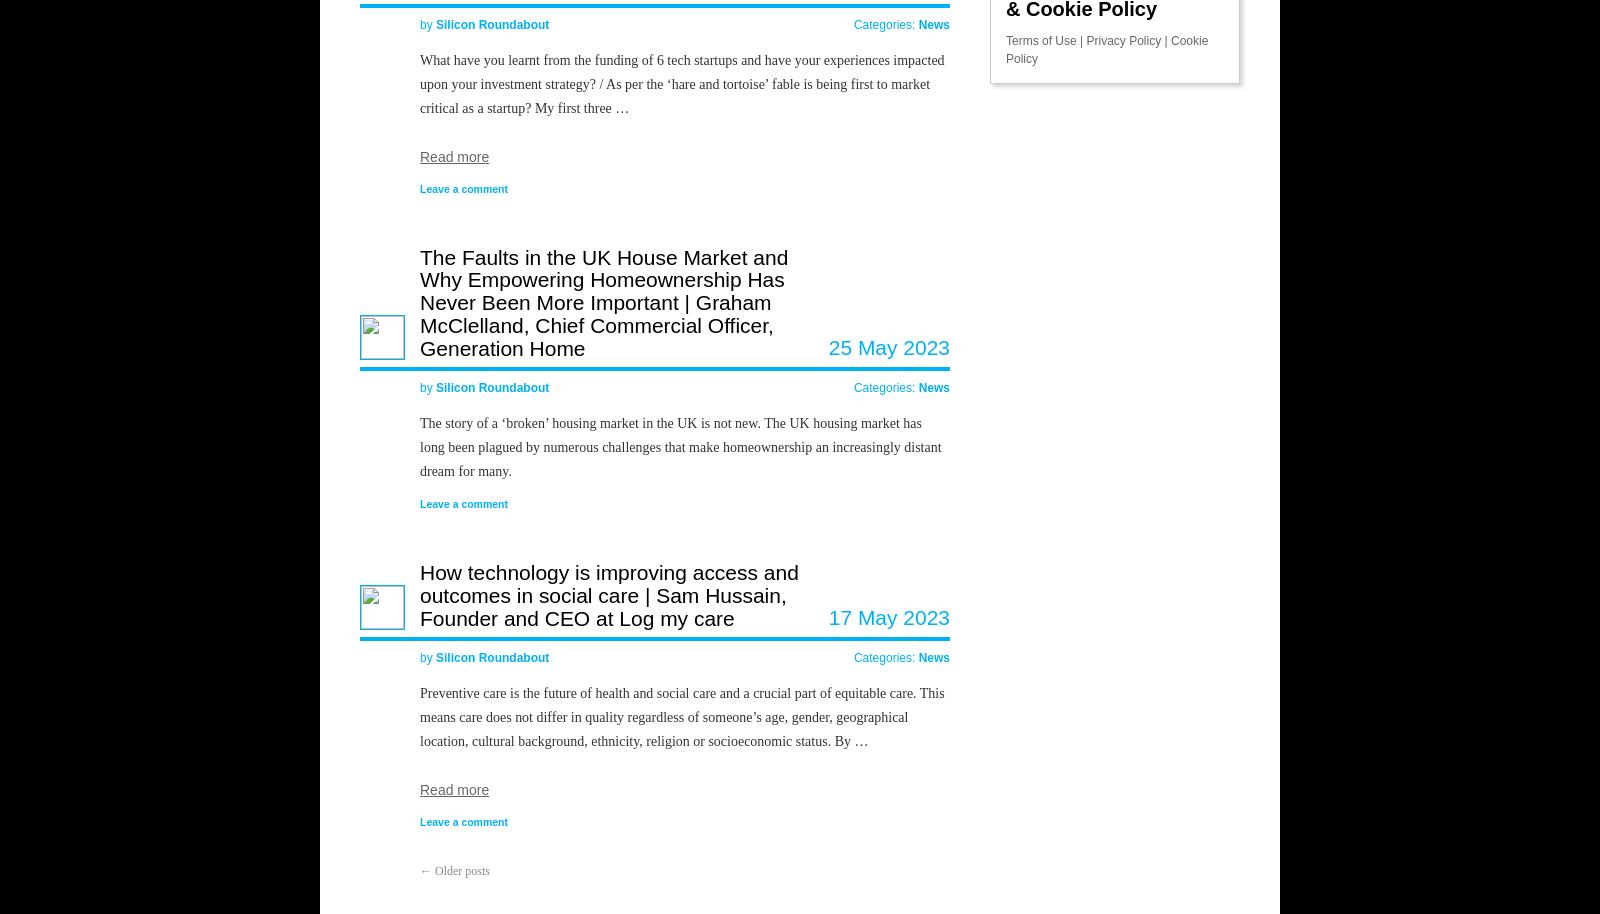 Image resolution: width=1600 pixels, height=914 pixels. What do you see at coordinates (1107, 47) in the screenshot?
I see `'Cookie Policy'` at bounding box center [1107, 47].